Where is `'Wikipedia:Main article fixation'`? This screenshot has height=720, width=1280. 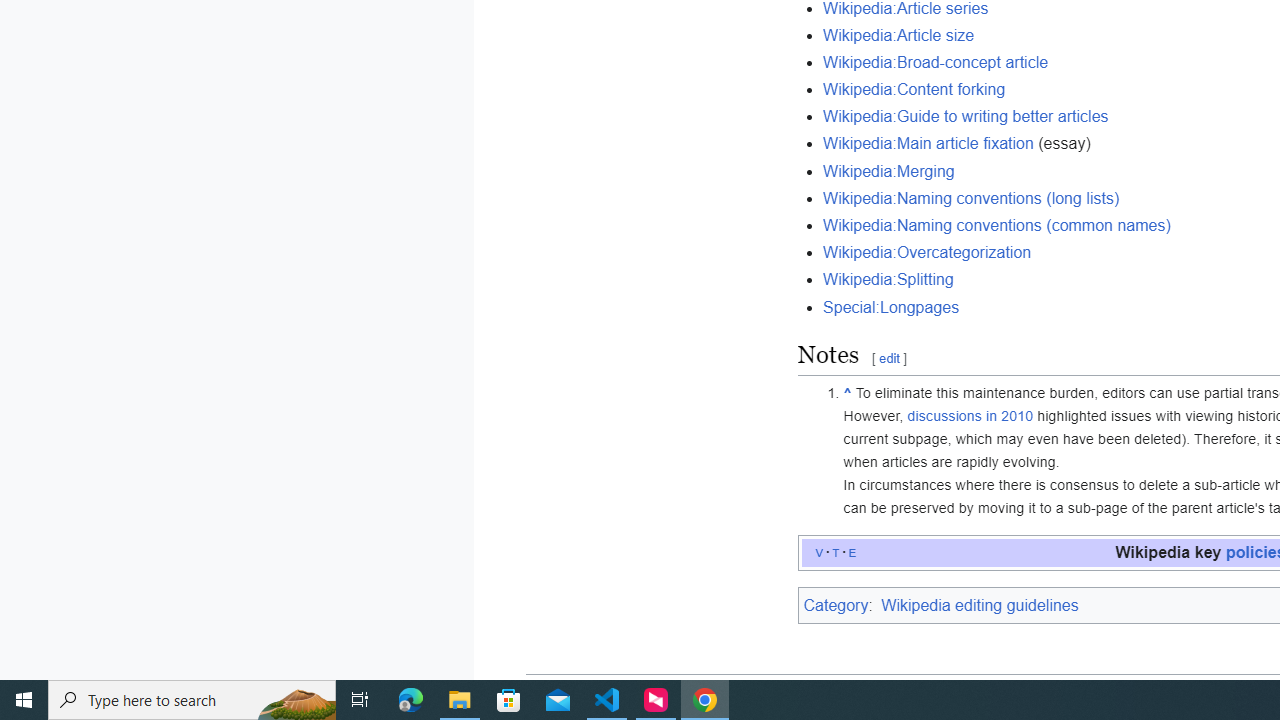 'Wikipedia:Main article fixation' is located at coordinates (927, 143).